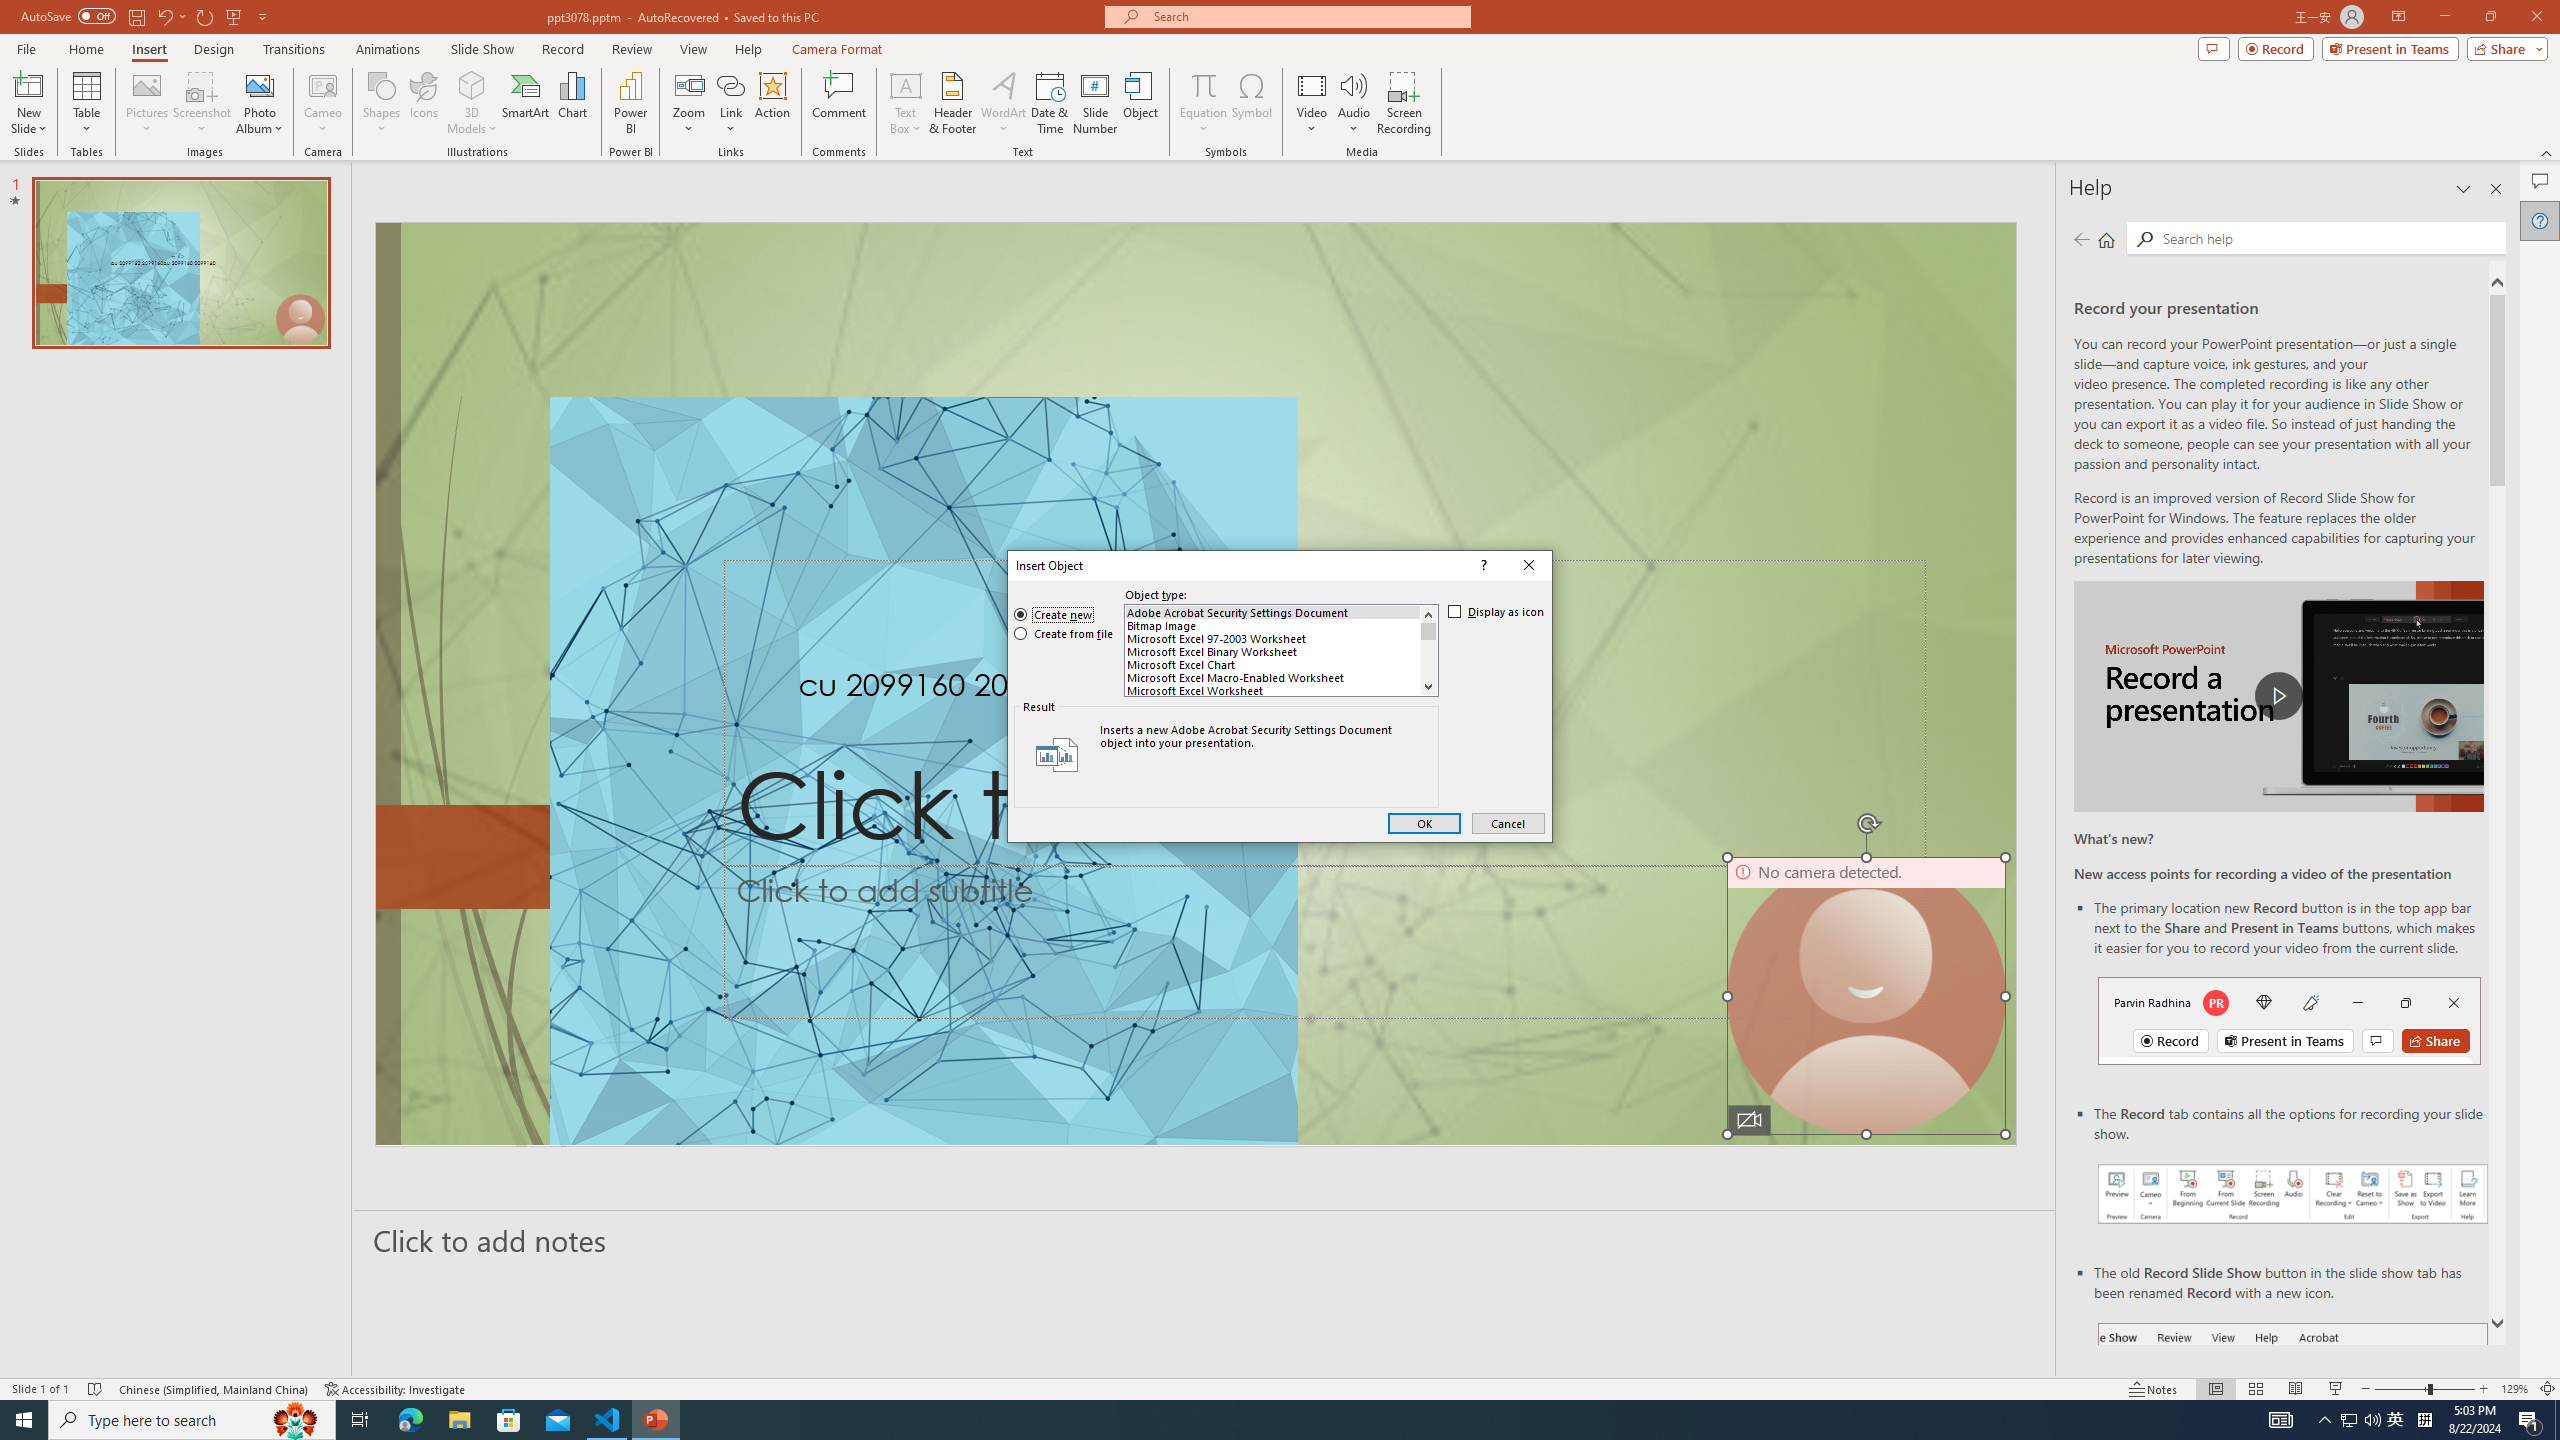 Image resolution: width=2560 pixels, height=1440 pixels. Describe the element at coordinates (572, 103) in the screenshot. I see `'Chart...'` at that location.